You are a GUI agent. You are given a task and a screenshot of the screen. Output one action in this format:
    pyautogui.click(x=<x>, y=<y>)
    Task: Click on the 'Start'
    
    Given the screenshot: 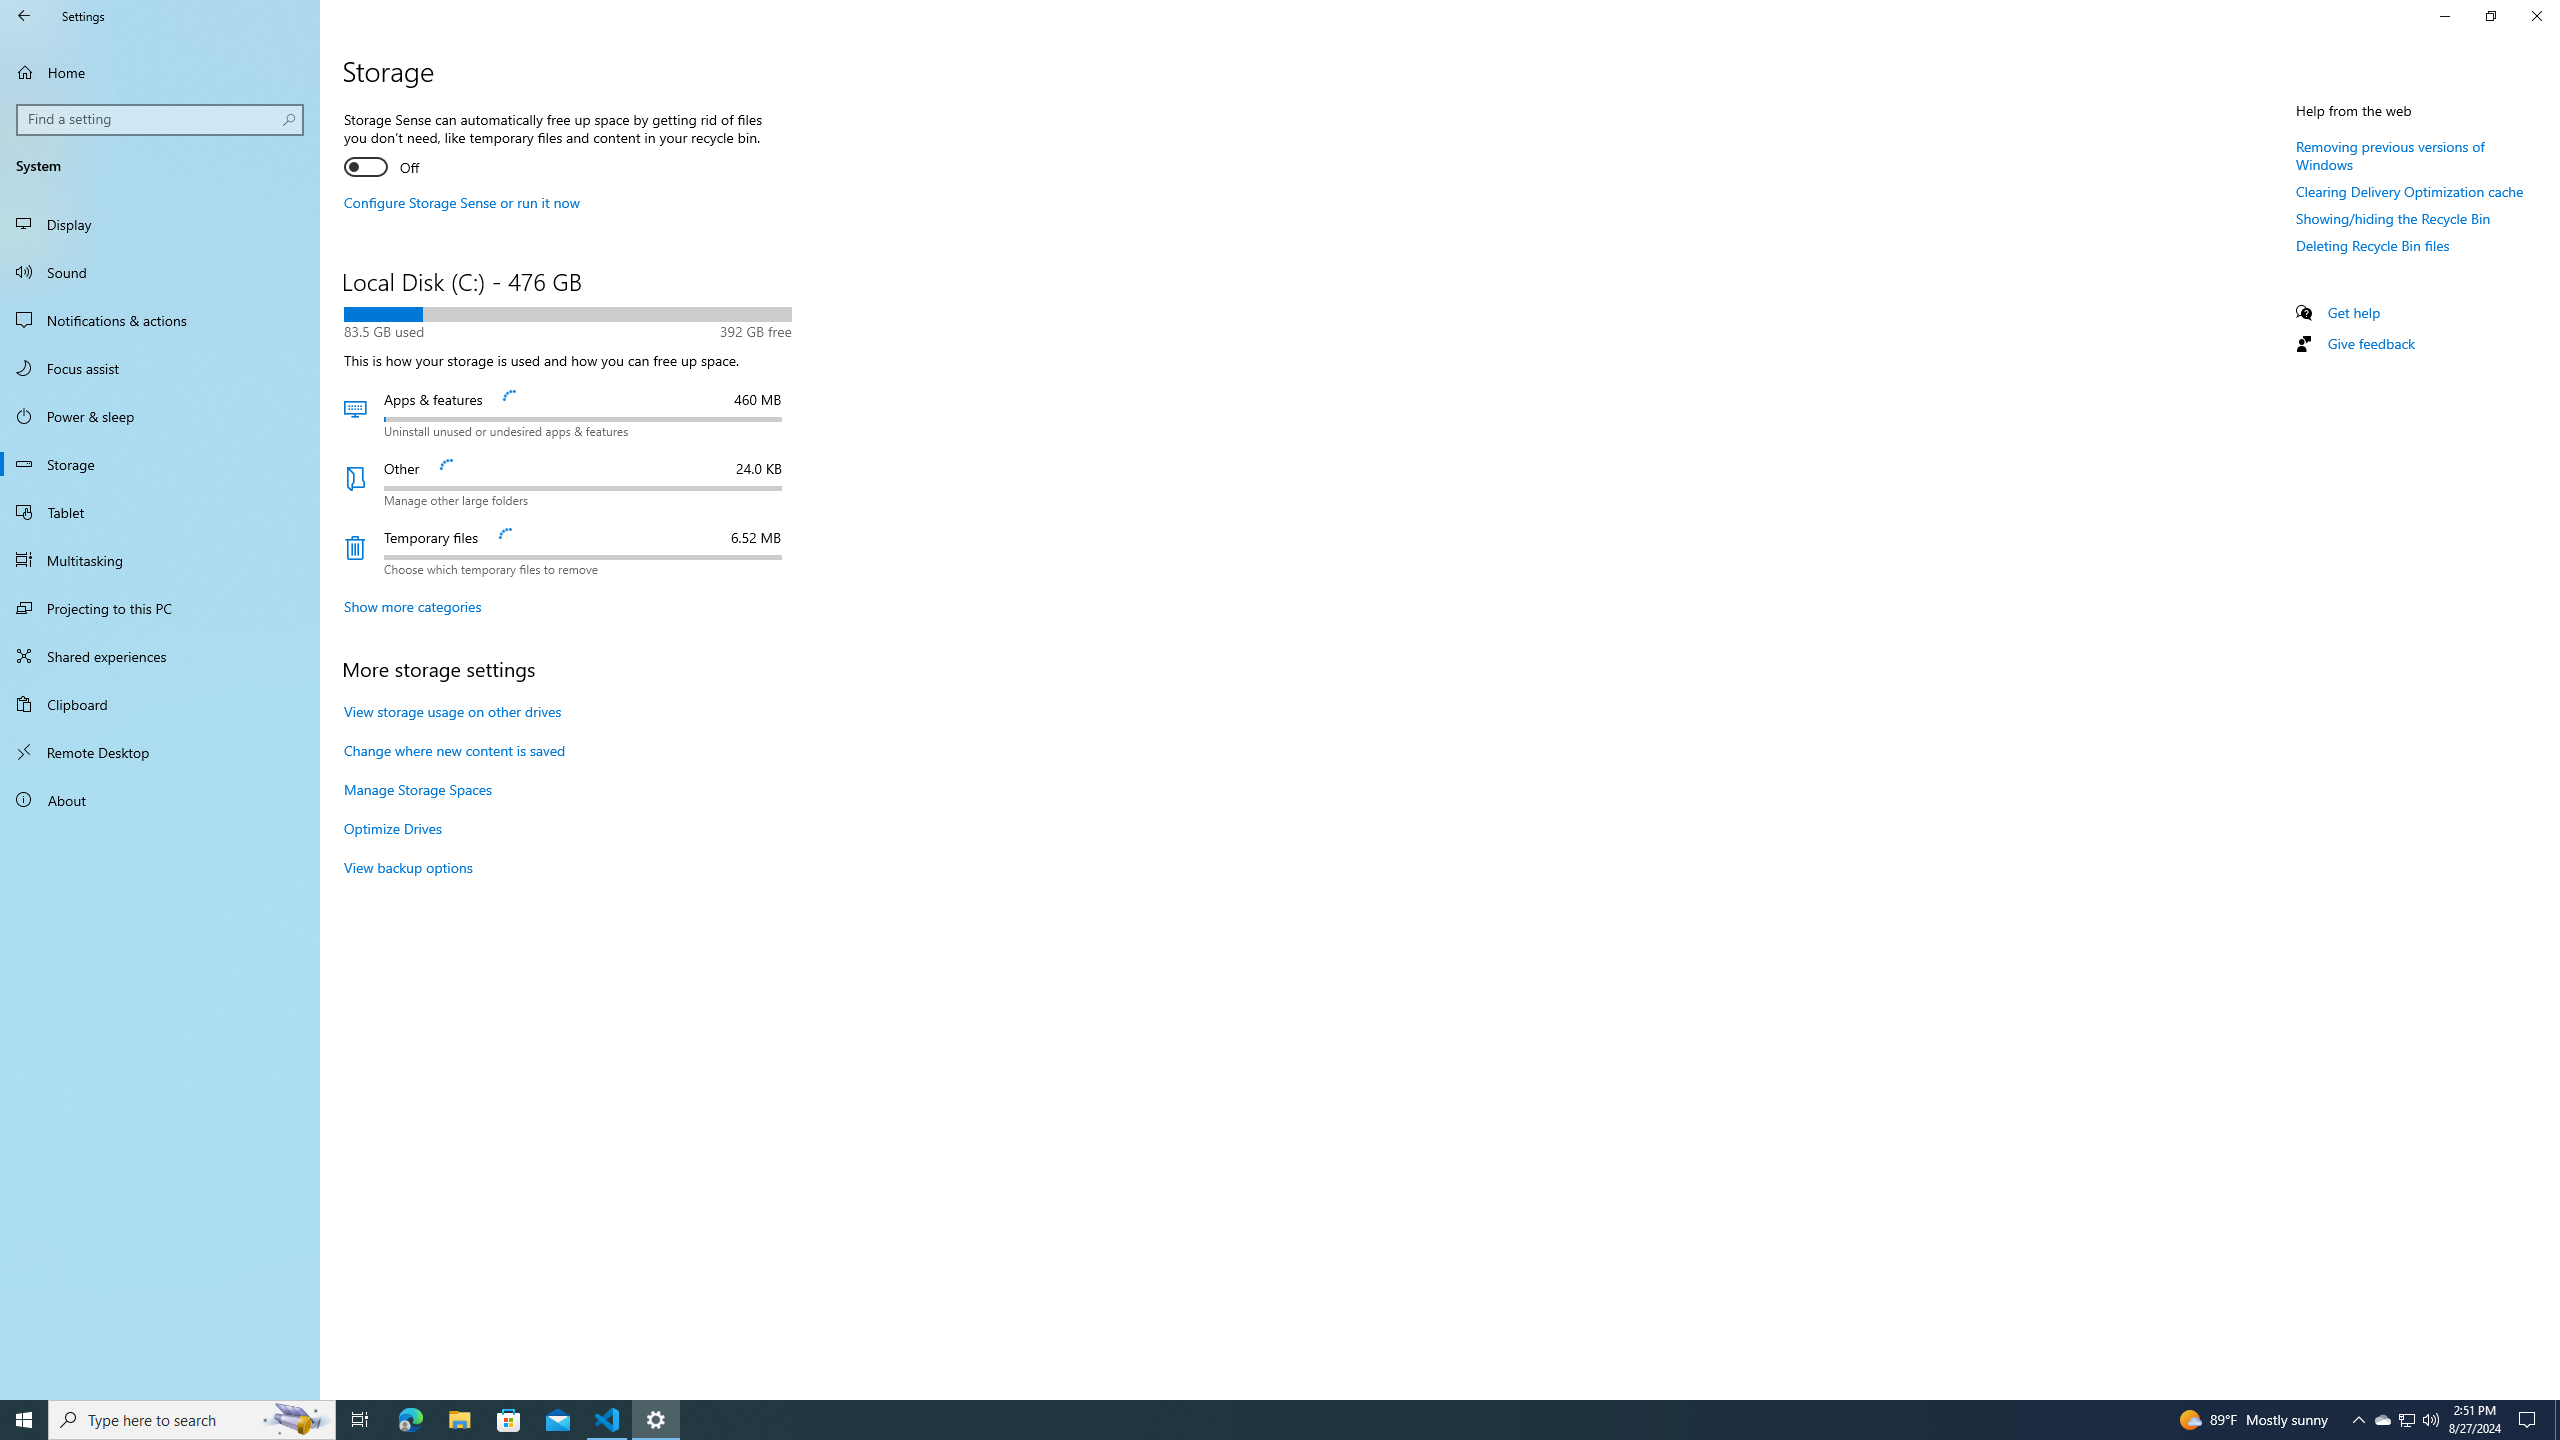 What is the action you would take?
    pyautogui.click(x=24, y=1418)
    